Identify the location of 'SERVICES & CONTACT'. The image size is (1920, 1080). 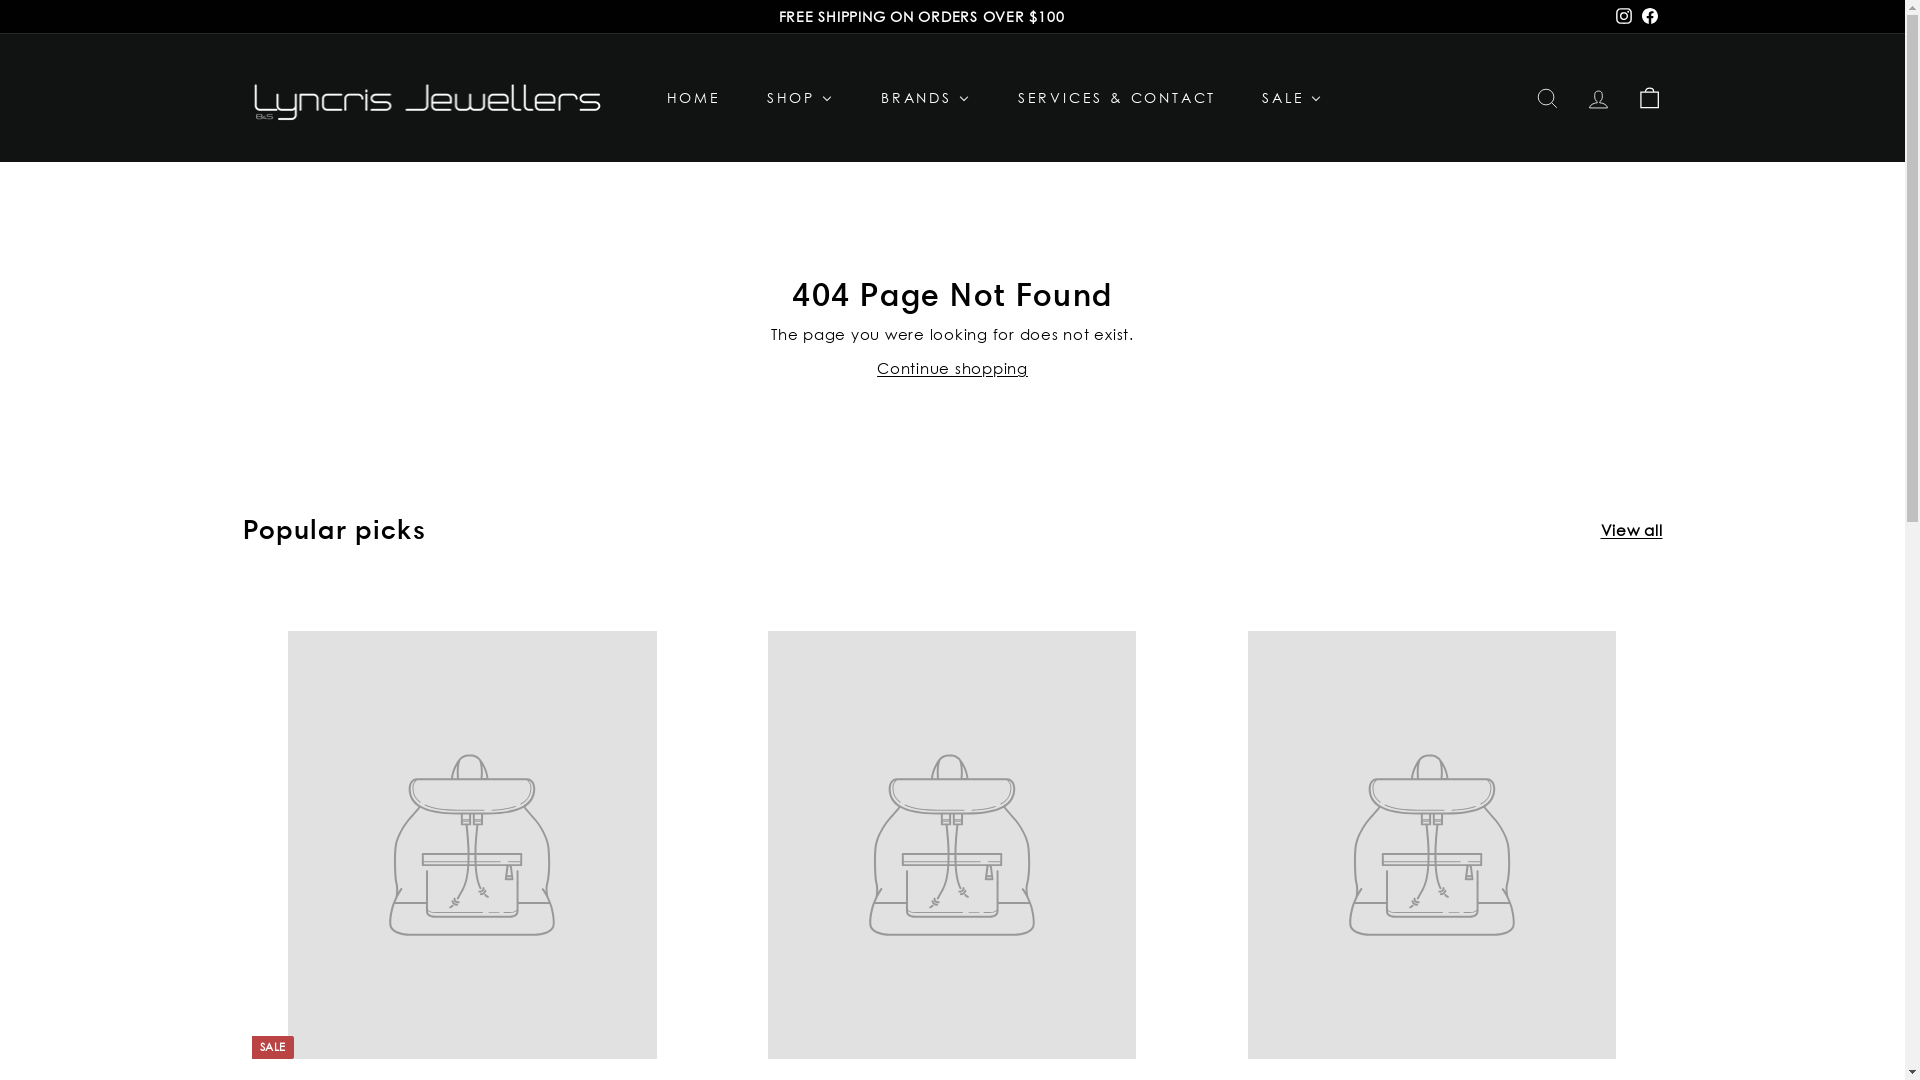
(993, 97).